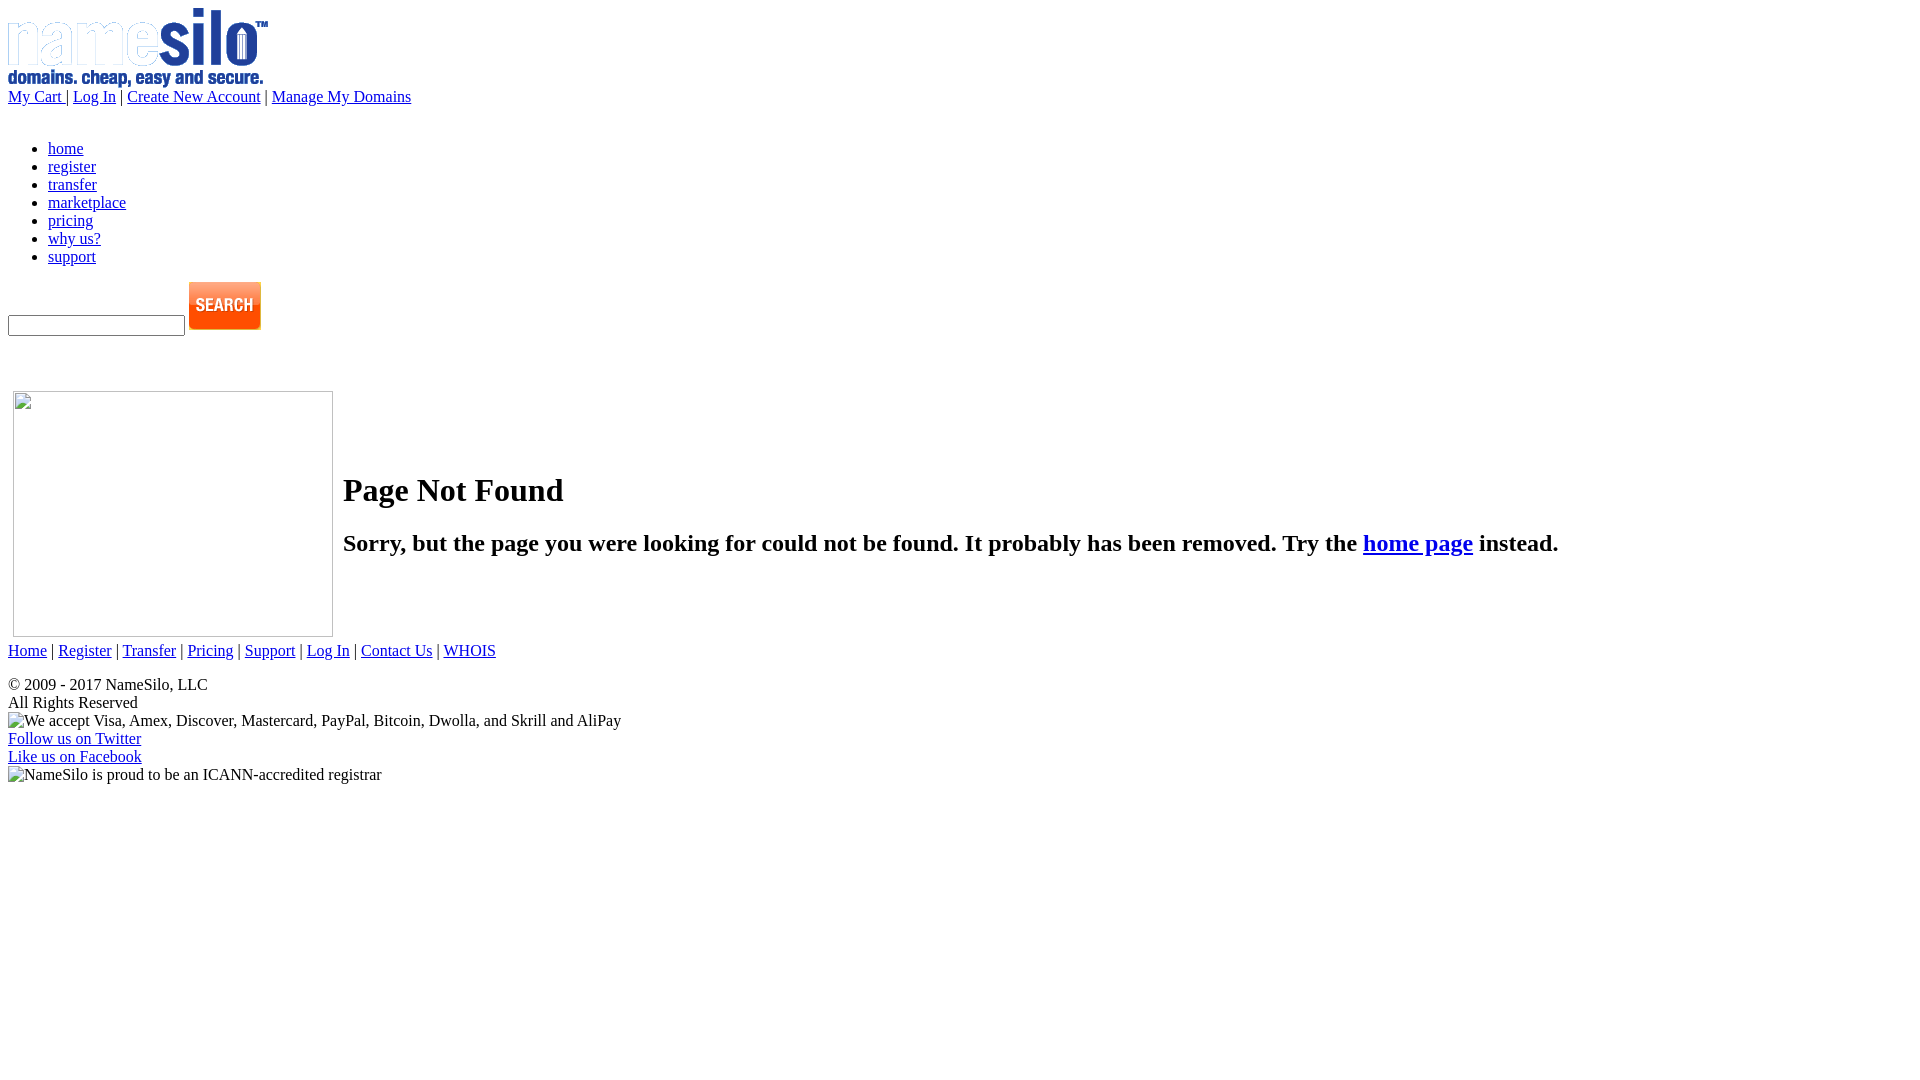 The width and height of the screenshot is (1920, 1080). I want to click on 'Contact Us', so click(360, 650).